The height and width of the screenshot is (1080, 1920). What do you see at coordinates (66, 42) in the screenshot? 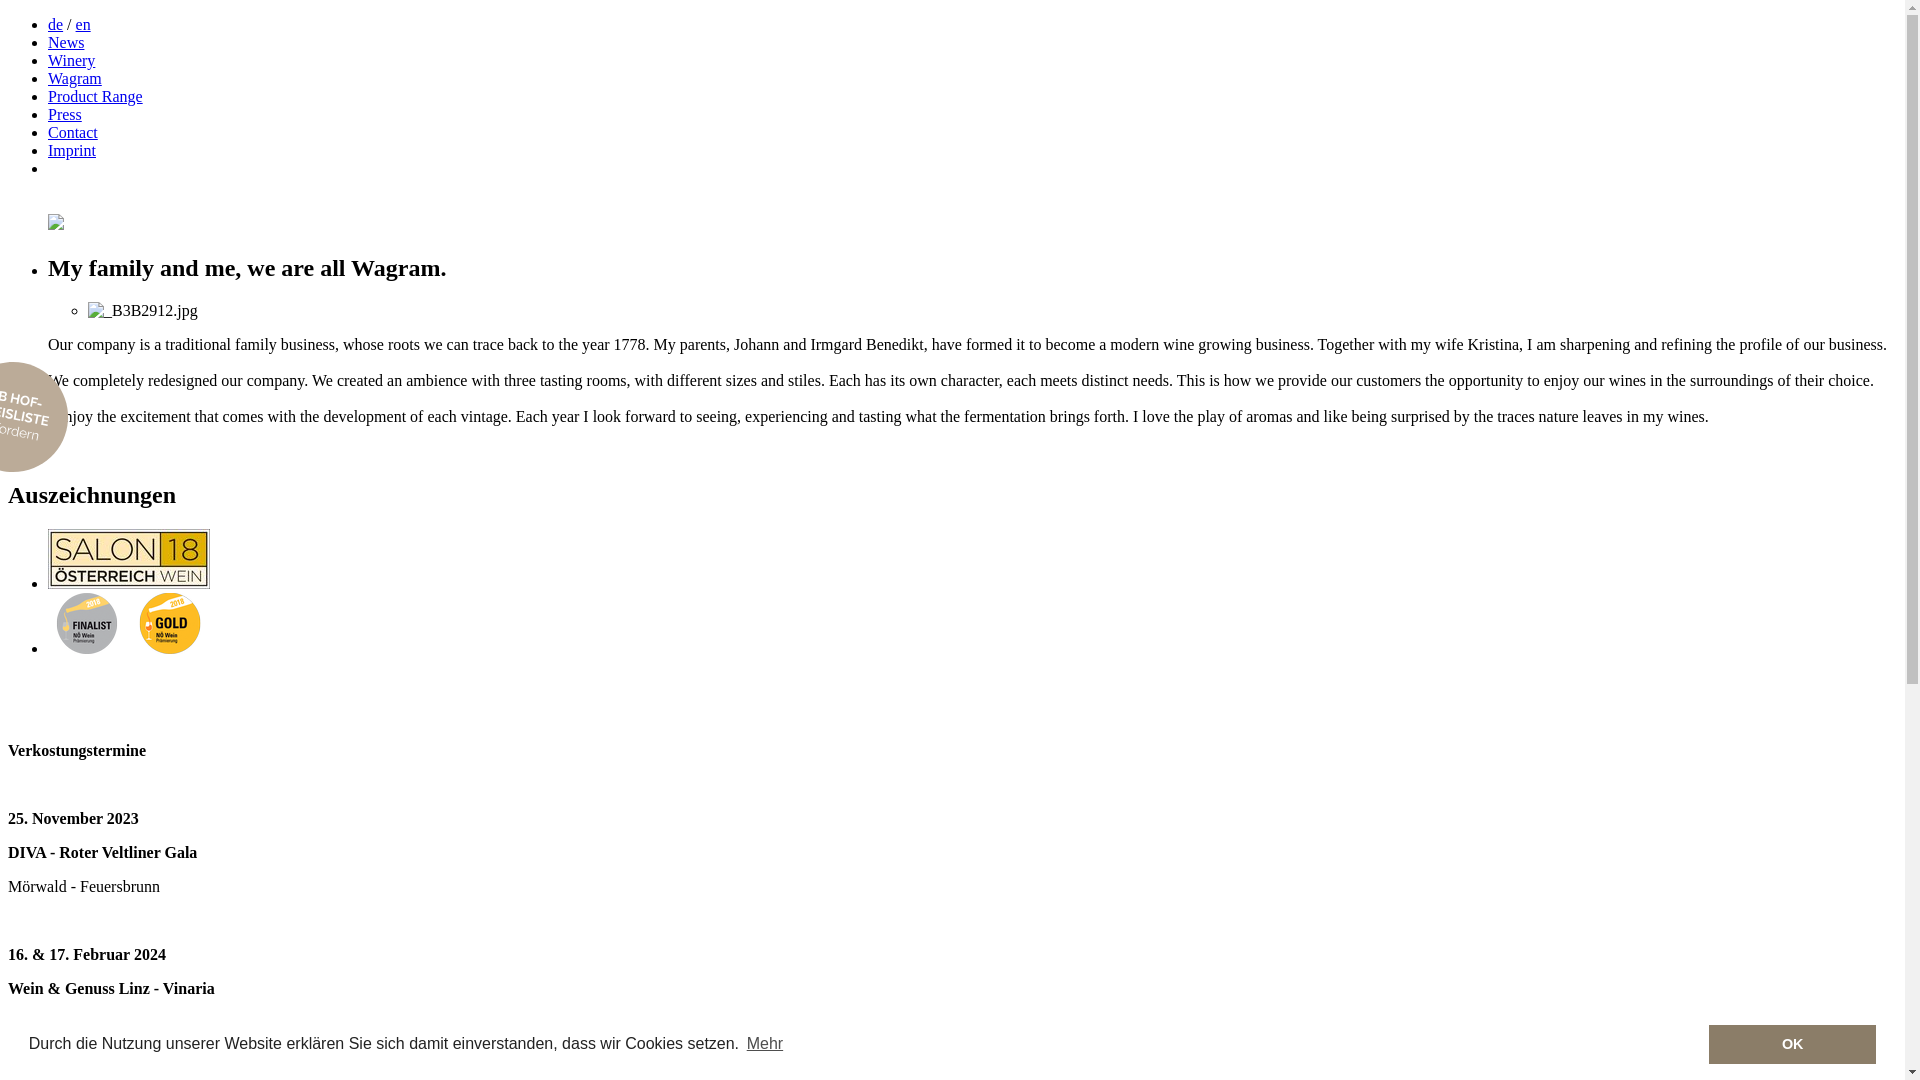
I see `'News'` at bounding box center [66, 42].